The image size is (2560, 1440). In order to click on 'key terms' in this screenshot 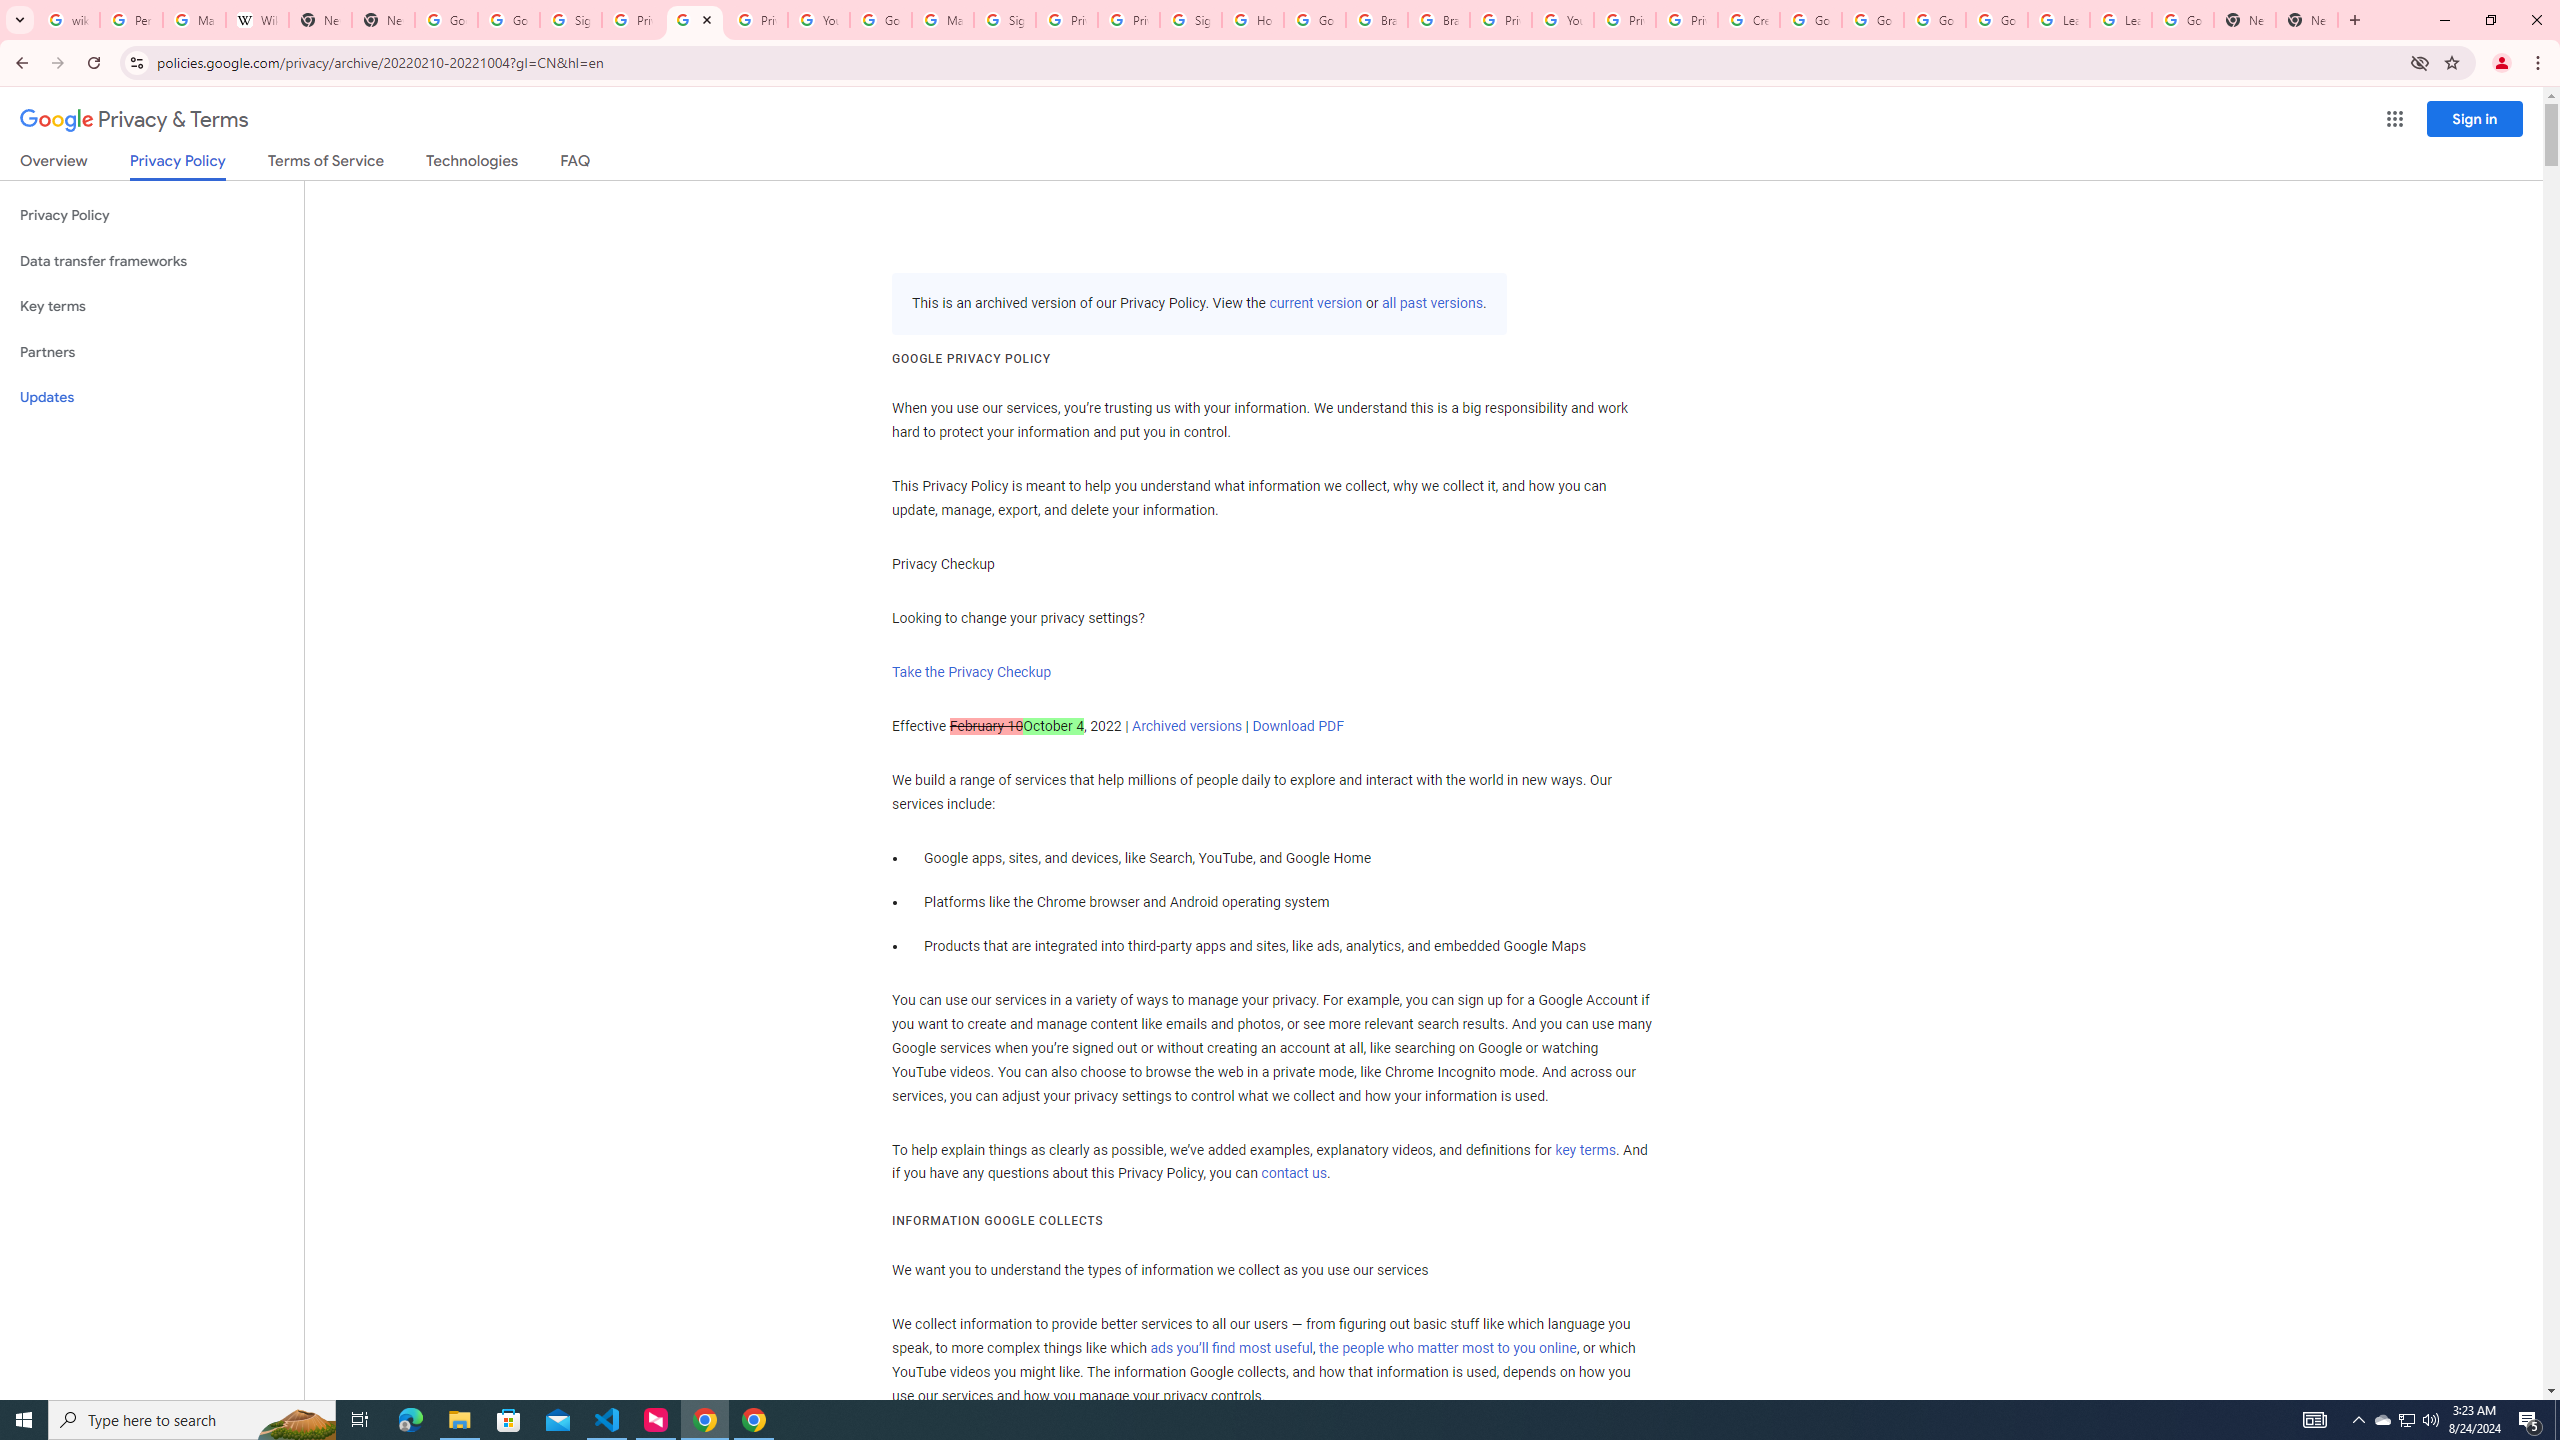, I will do `click(1583, 1148)`.